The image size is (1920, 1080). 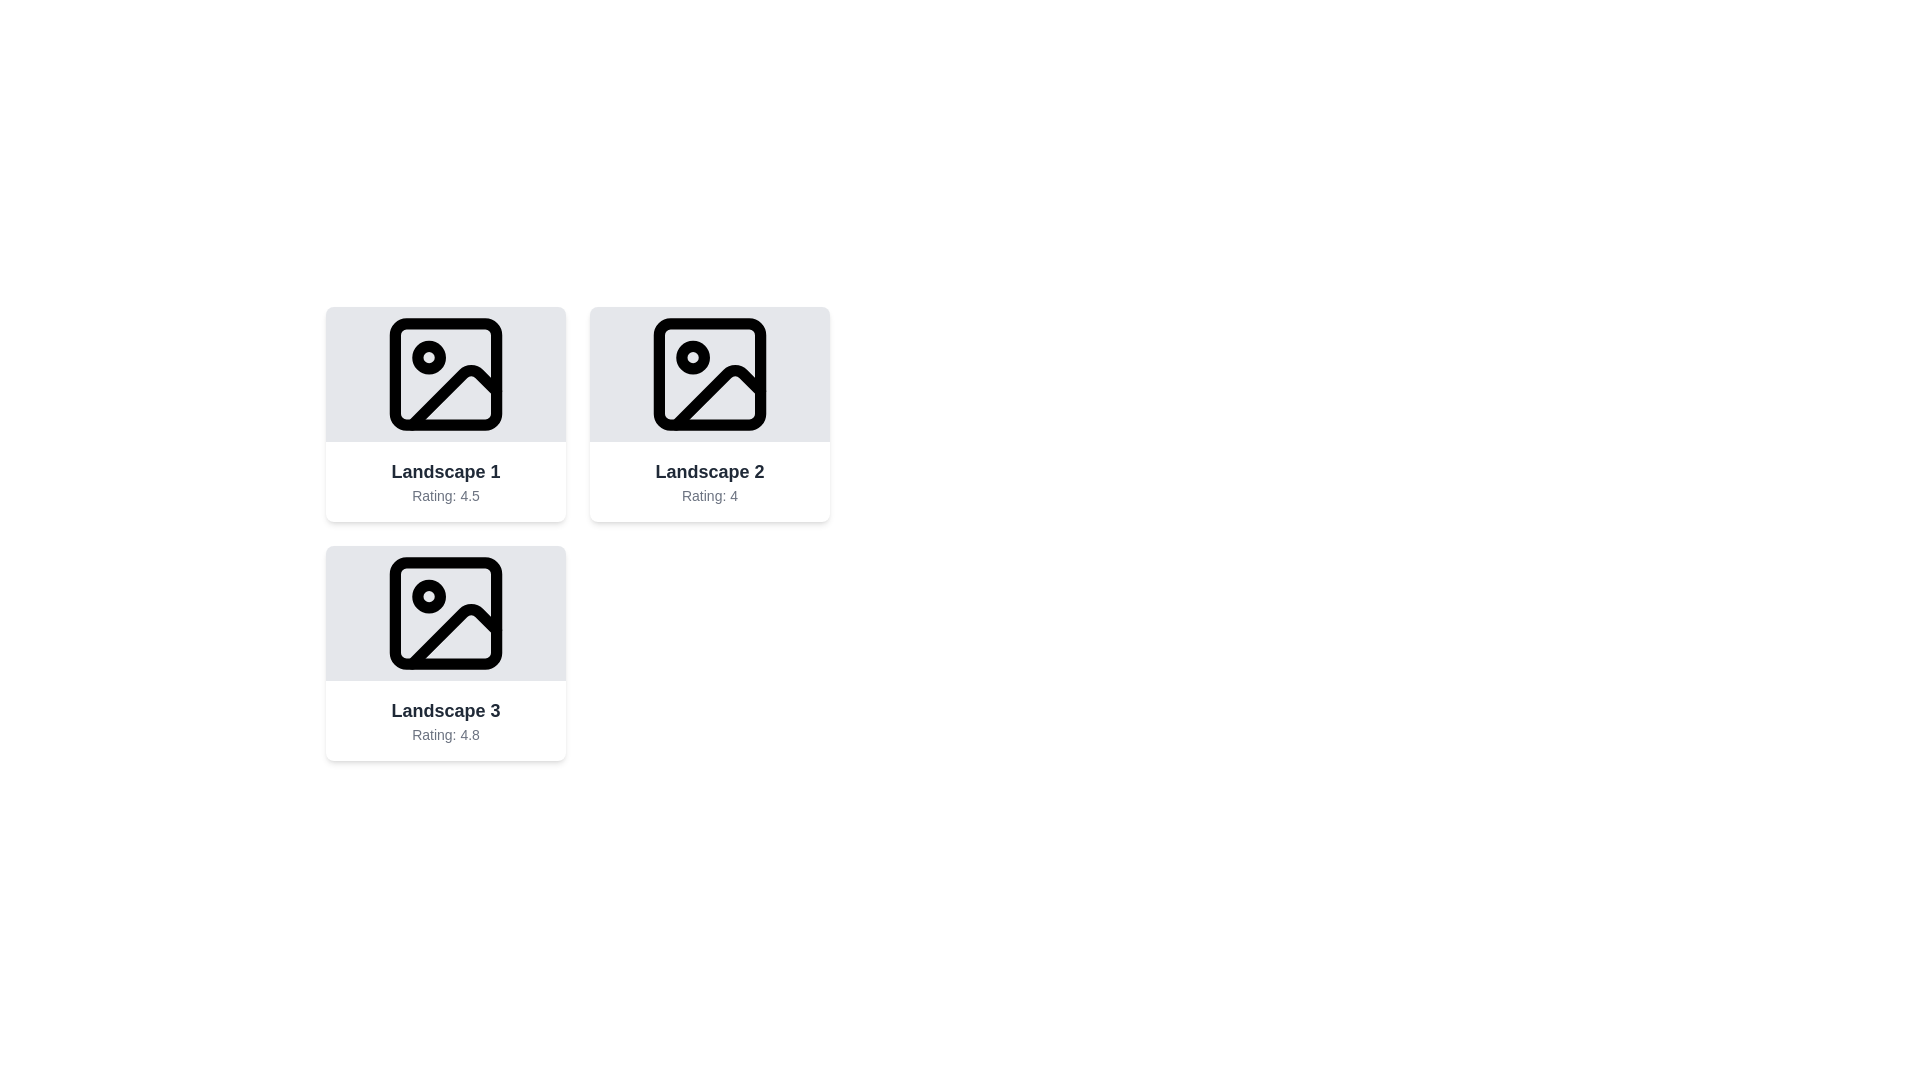 What do you see at coordinates (445, 374) in the screenshot?
I see `decorative graphical element within the 'Landscape 1' icon located at the top-left corner of the grid layout, which has a rating of 4.5, using developer tools` at bounding box center [445, 374].